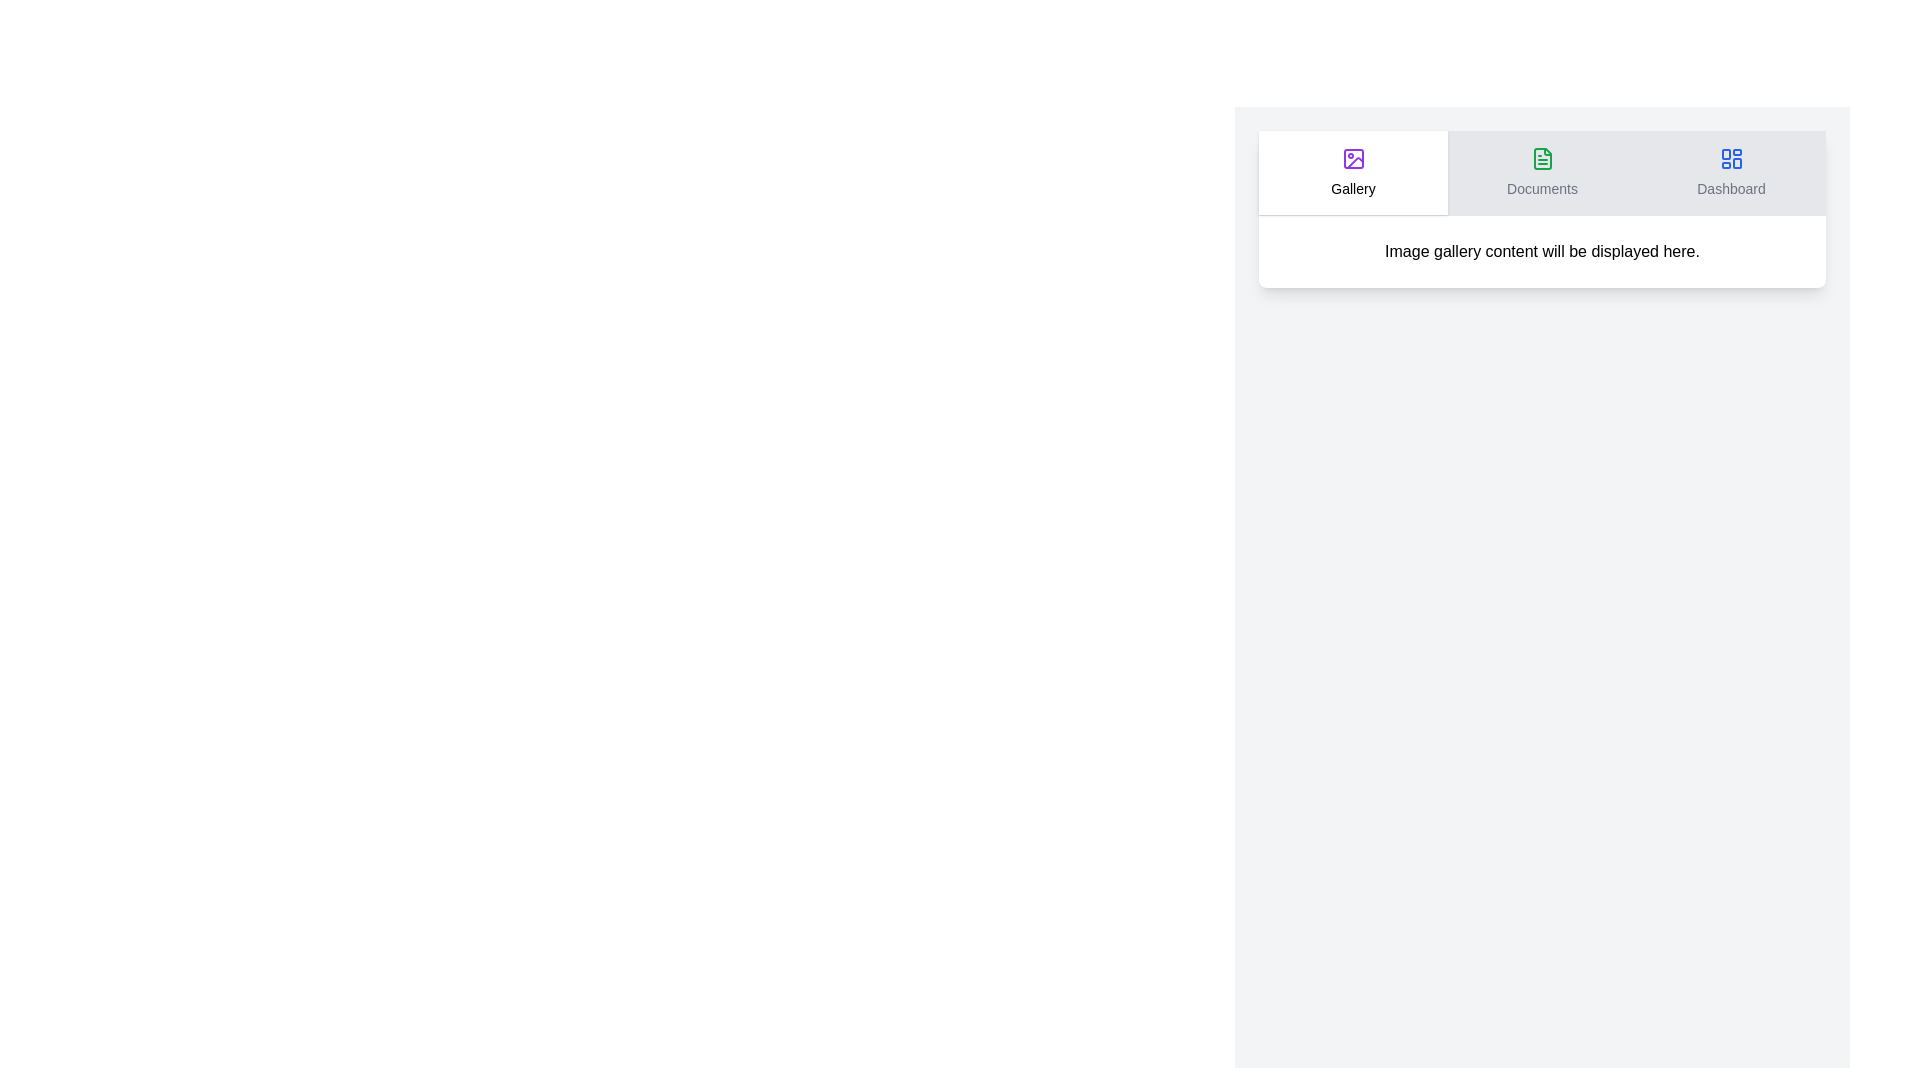  Describe the element at coordinates (1353, 172) in the screenshot. I see `the Gallery tab by clicking its header` at that location.